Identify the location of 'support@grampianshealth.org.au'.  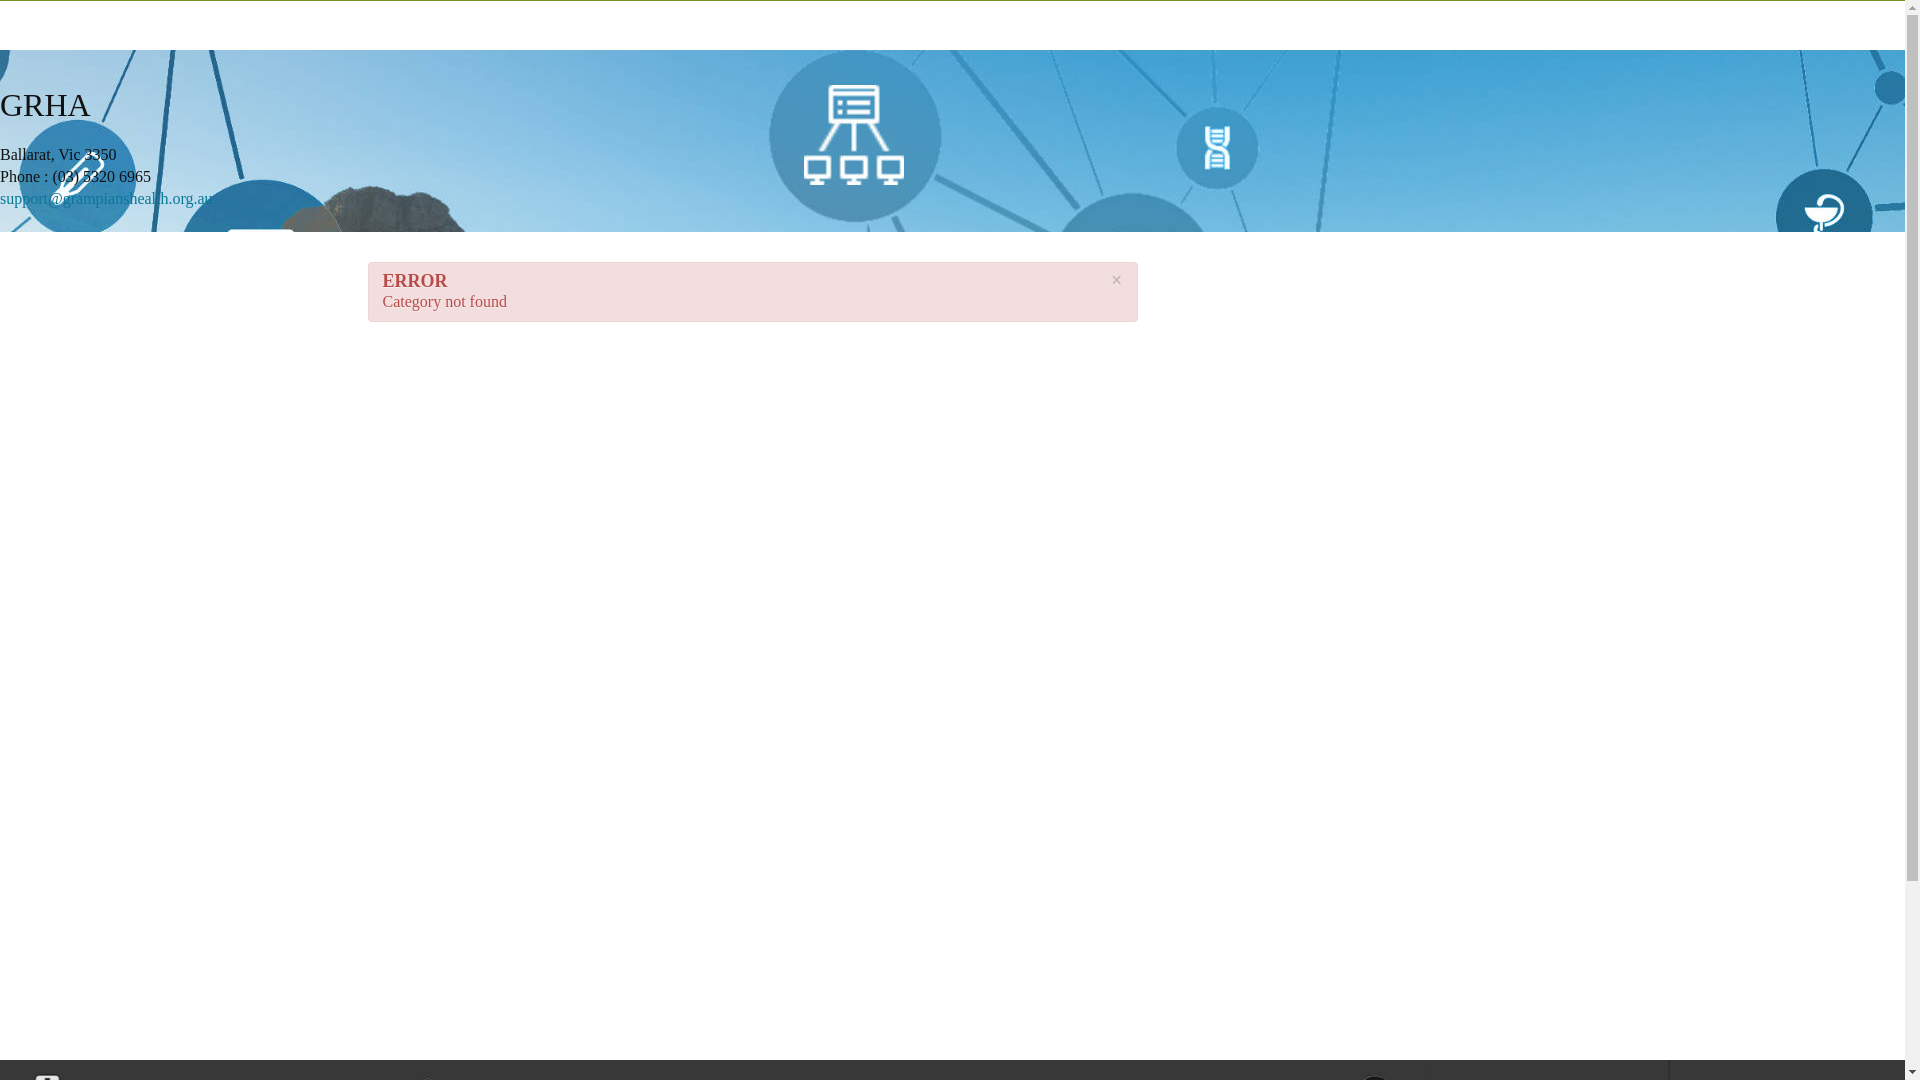
(105, 198).